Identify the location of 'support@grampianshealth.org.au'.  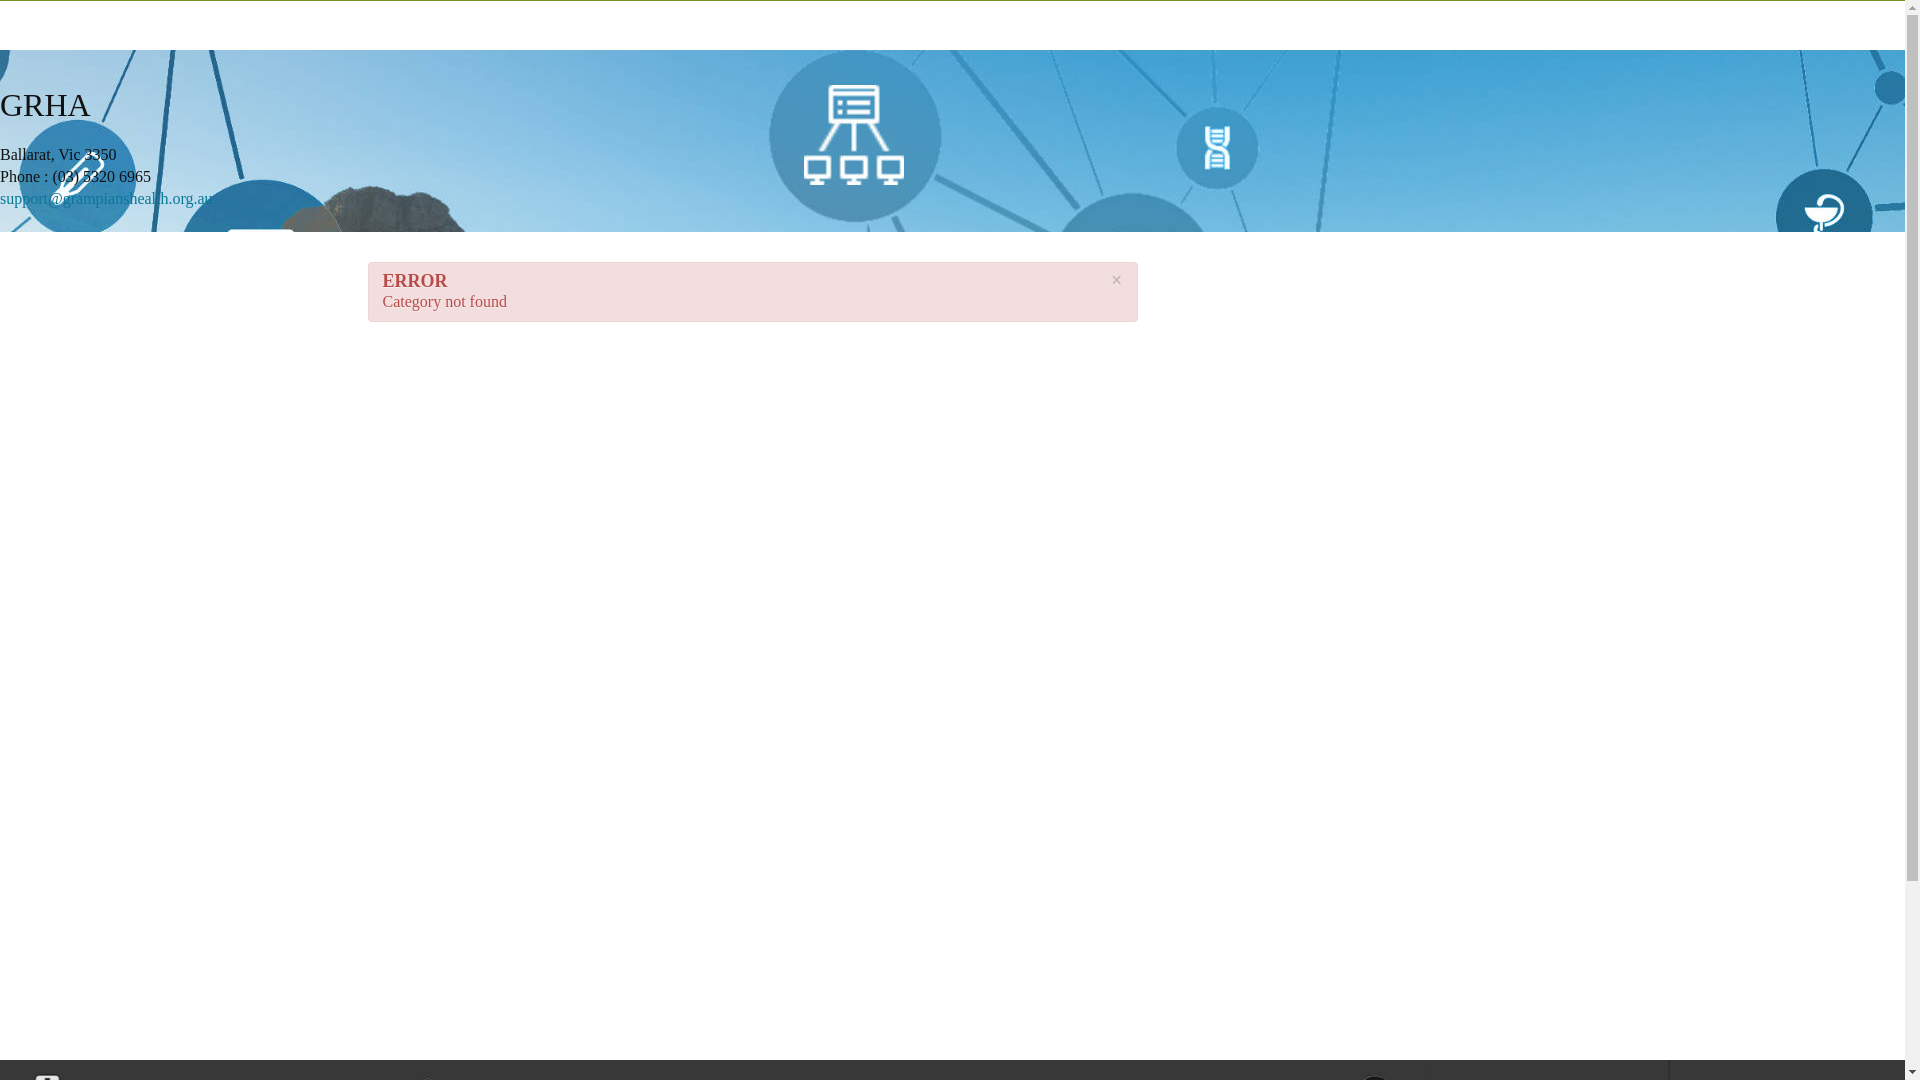
(105, 198).